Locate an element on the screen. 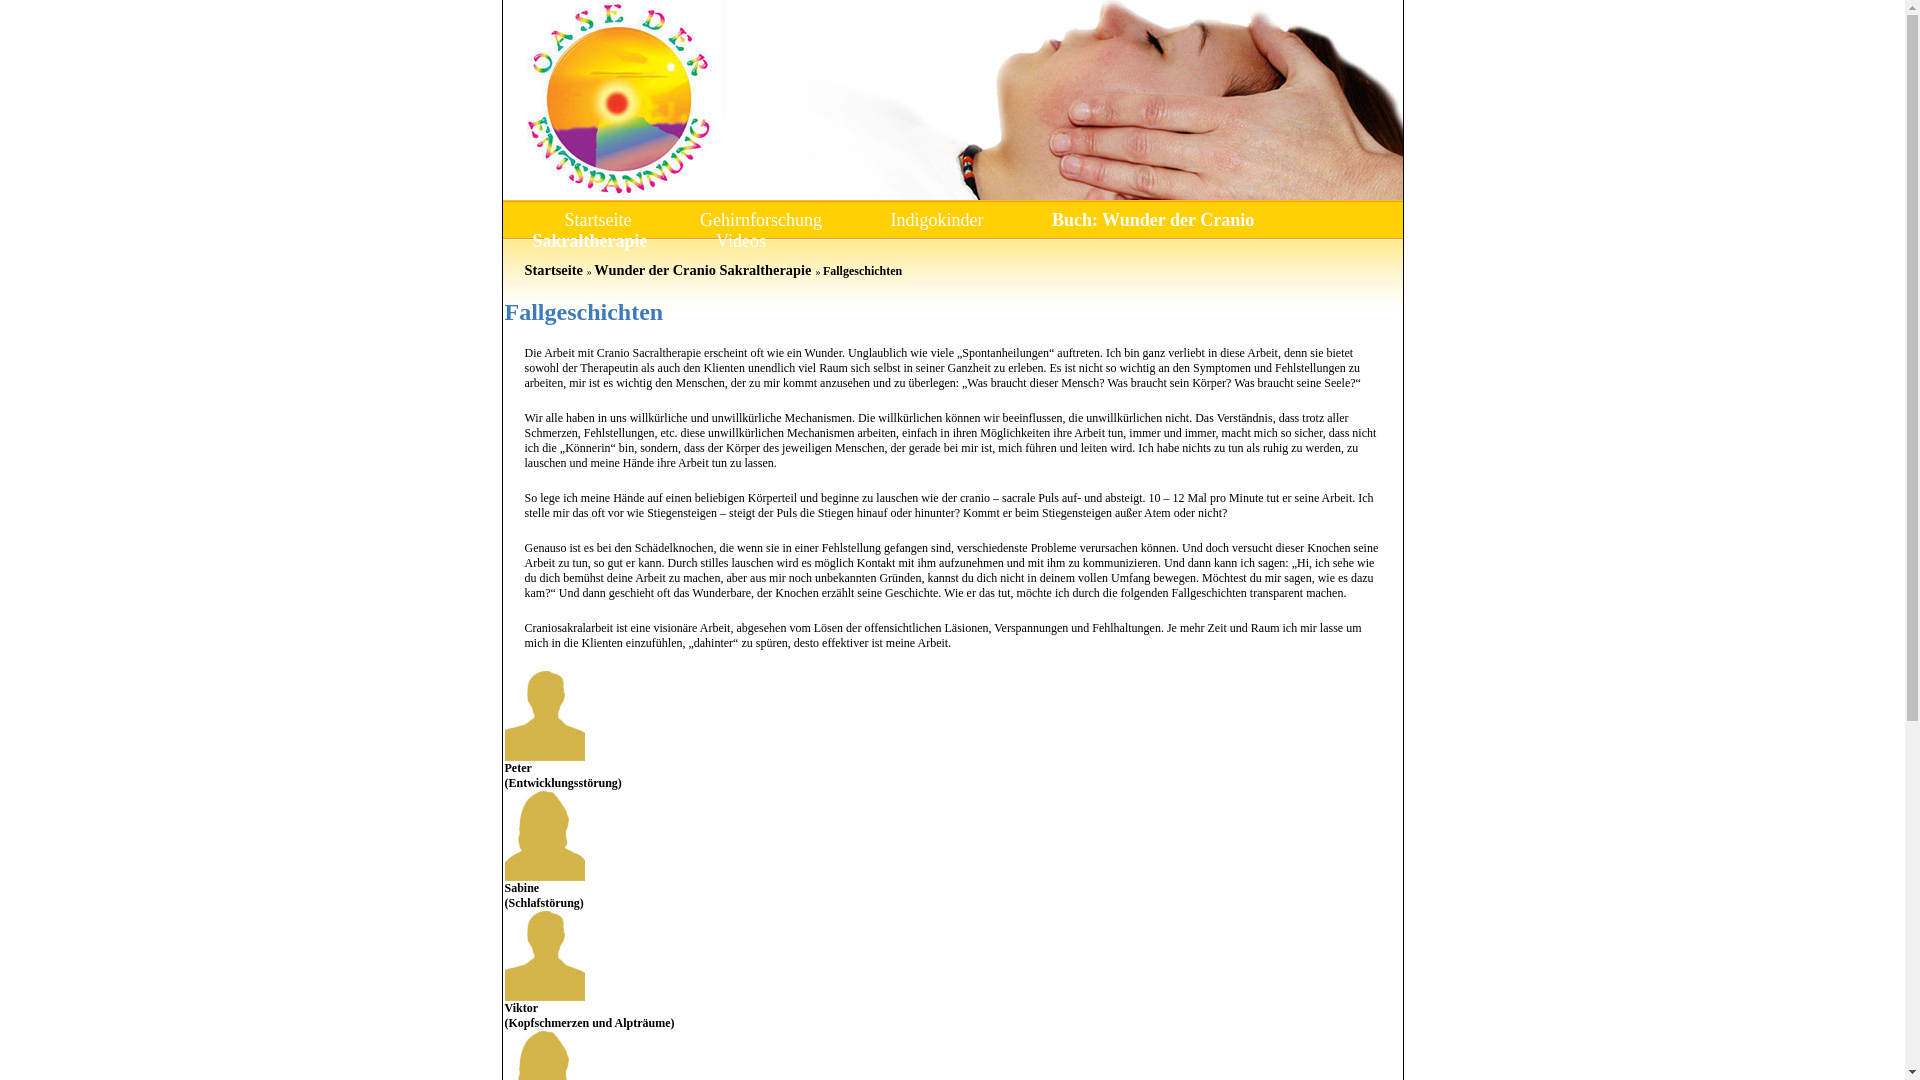  'Buch: Wunder der Cranio Sakraltherapie' is located at coordinates (891, 229).